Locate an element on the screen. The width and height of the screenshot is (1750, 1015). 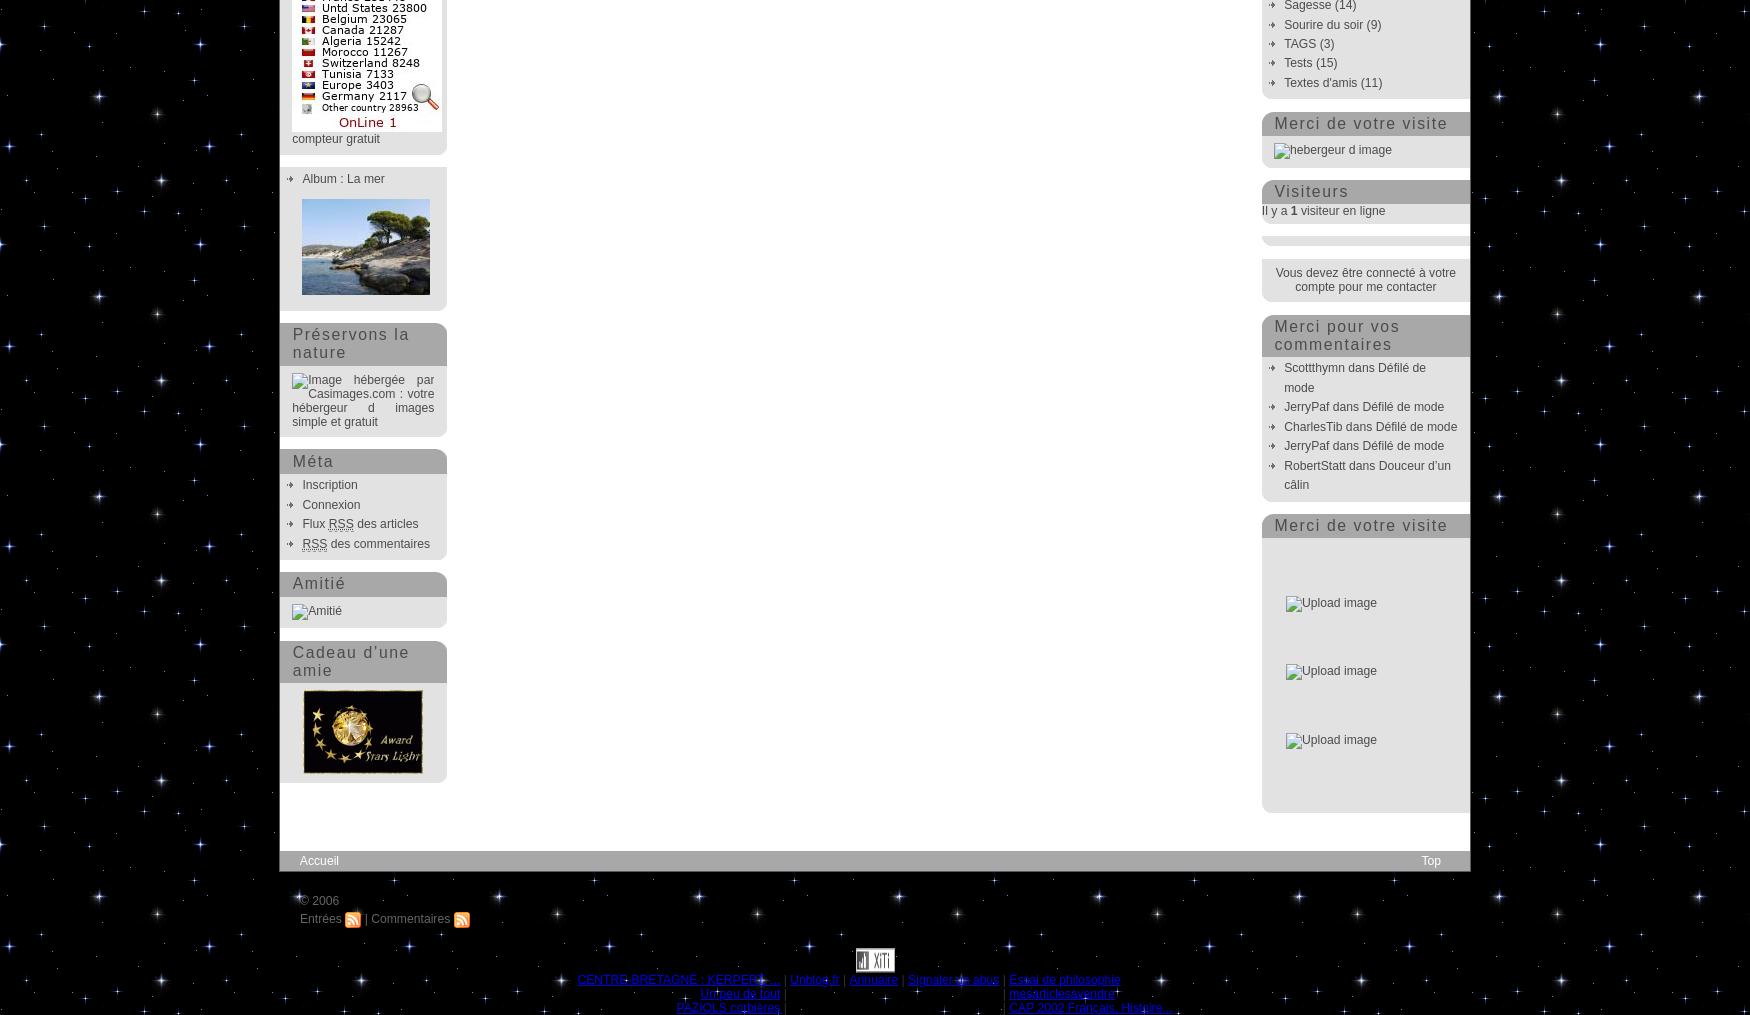
'compteur gratuit' is located at coordinates (336, 138).